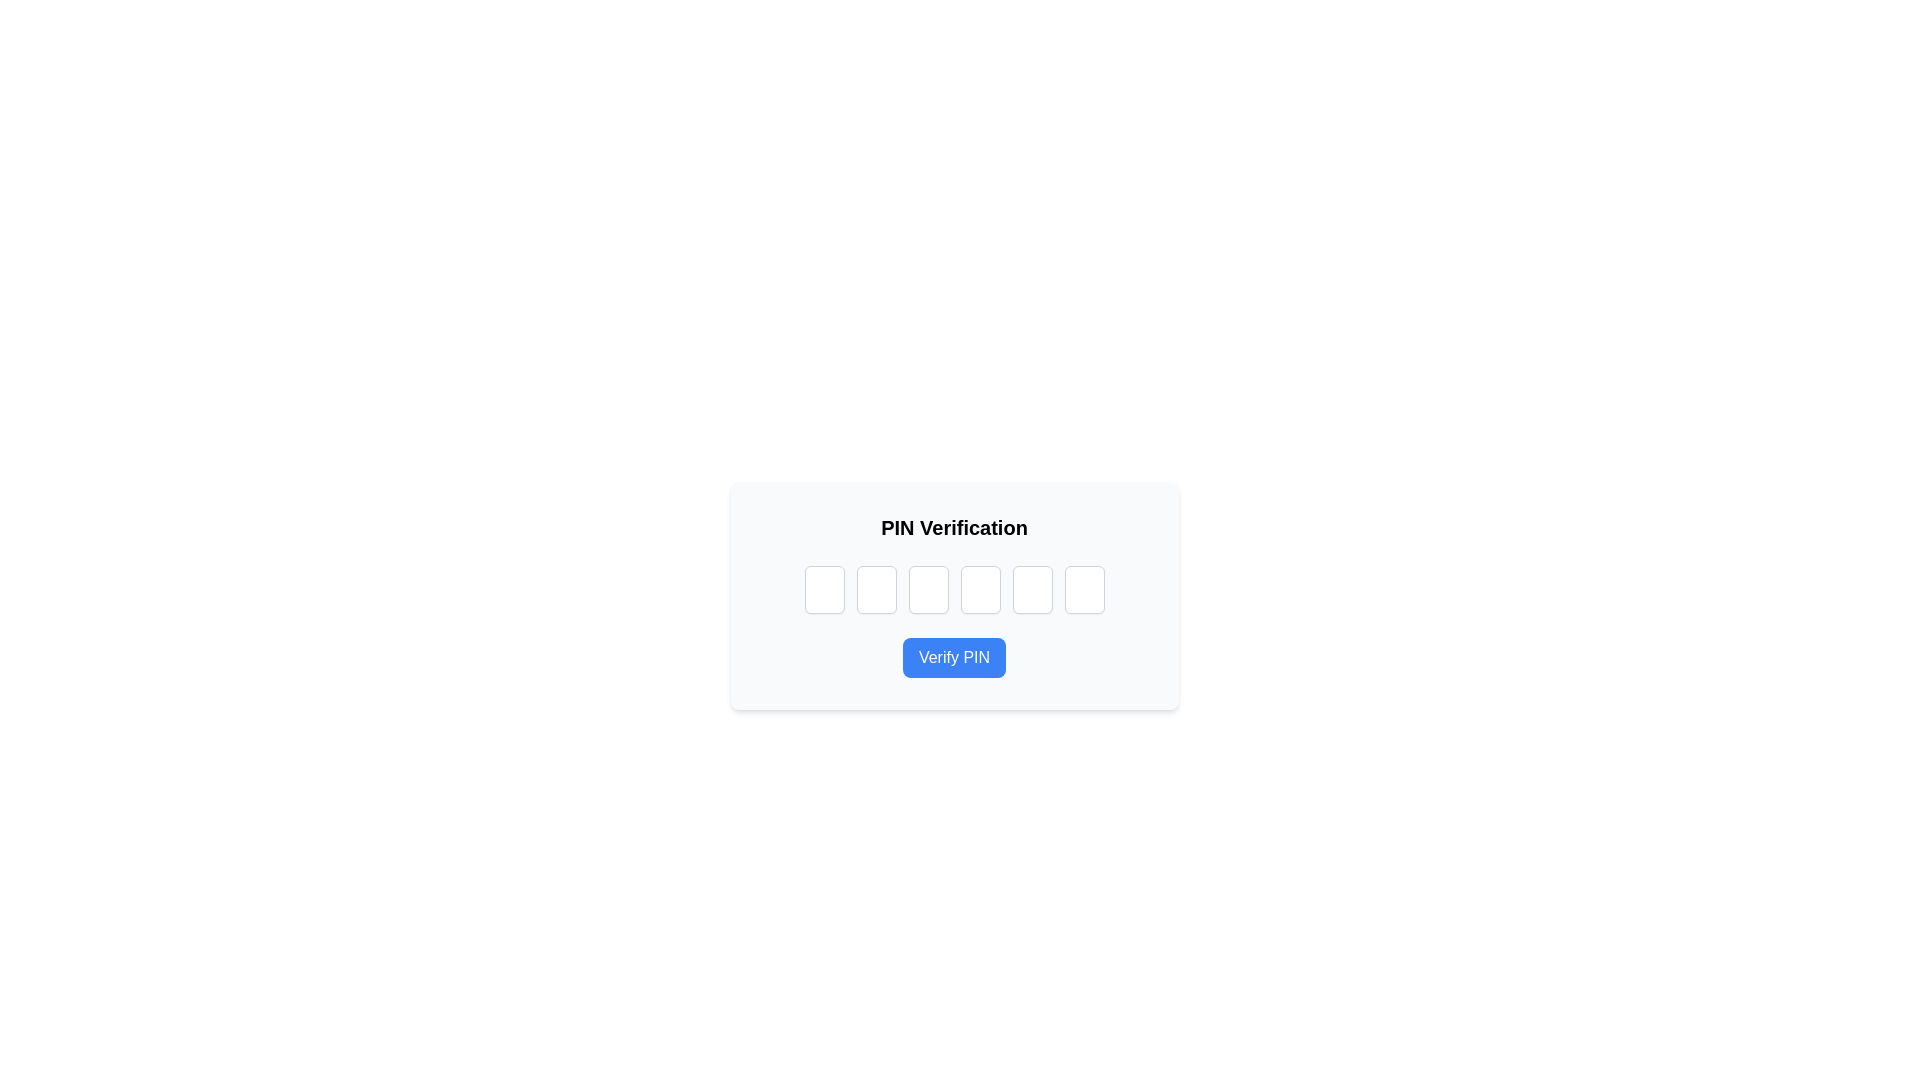 The width and height of the screenshot is (1920, 1080). I want to click on the fourth input field in a series of six horizontally aligned fields to focus on it, so click(980, 589).